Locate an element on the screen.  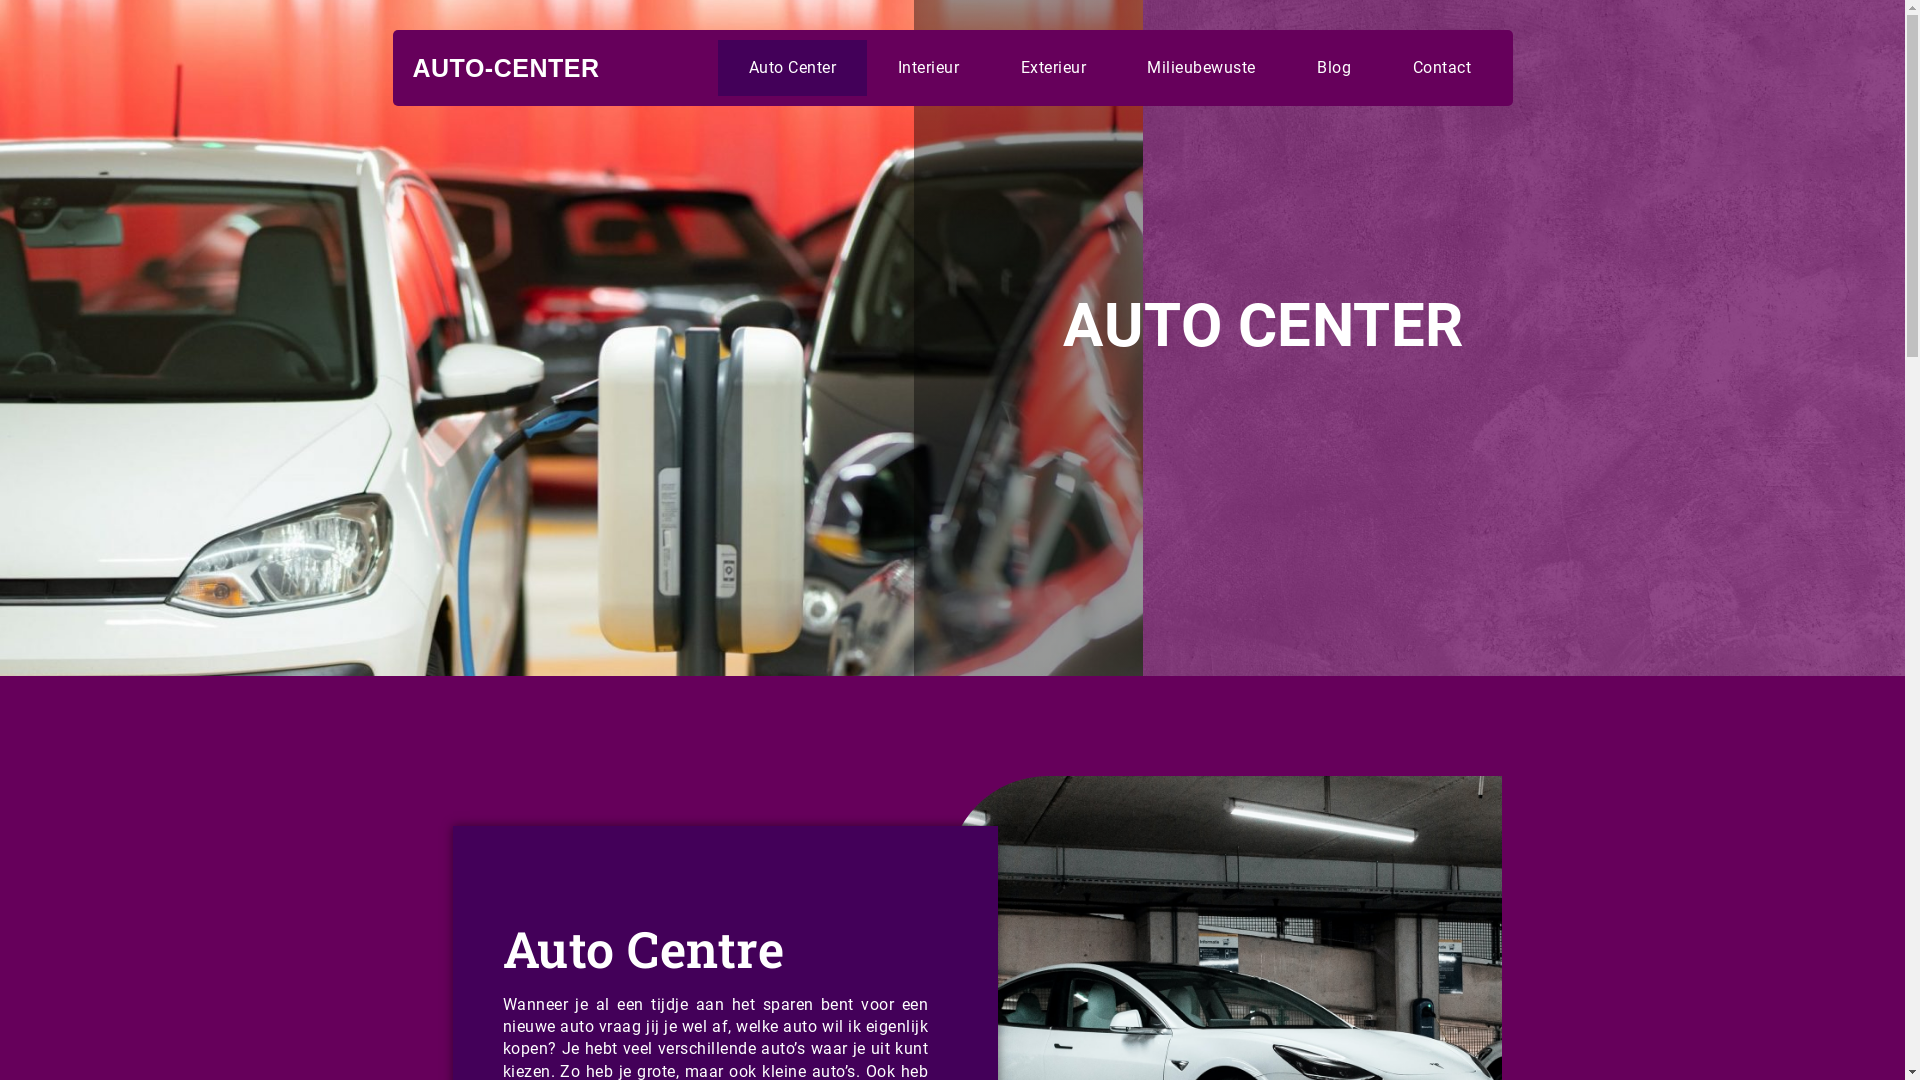
'Auto Center' is located at coordinates (718, 67).